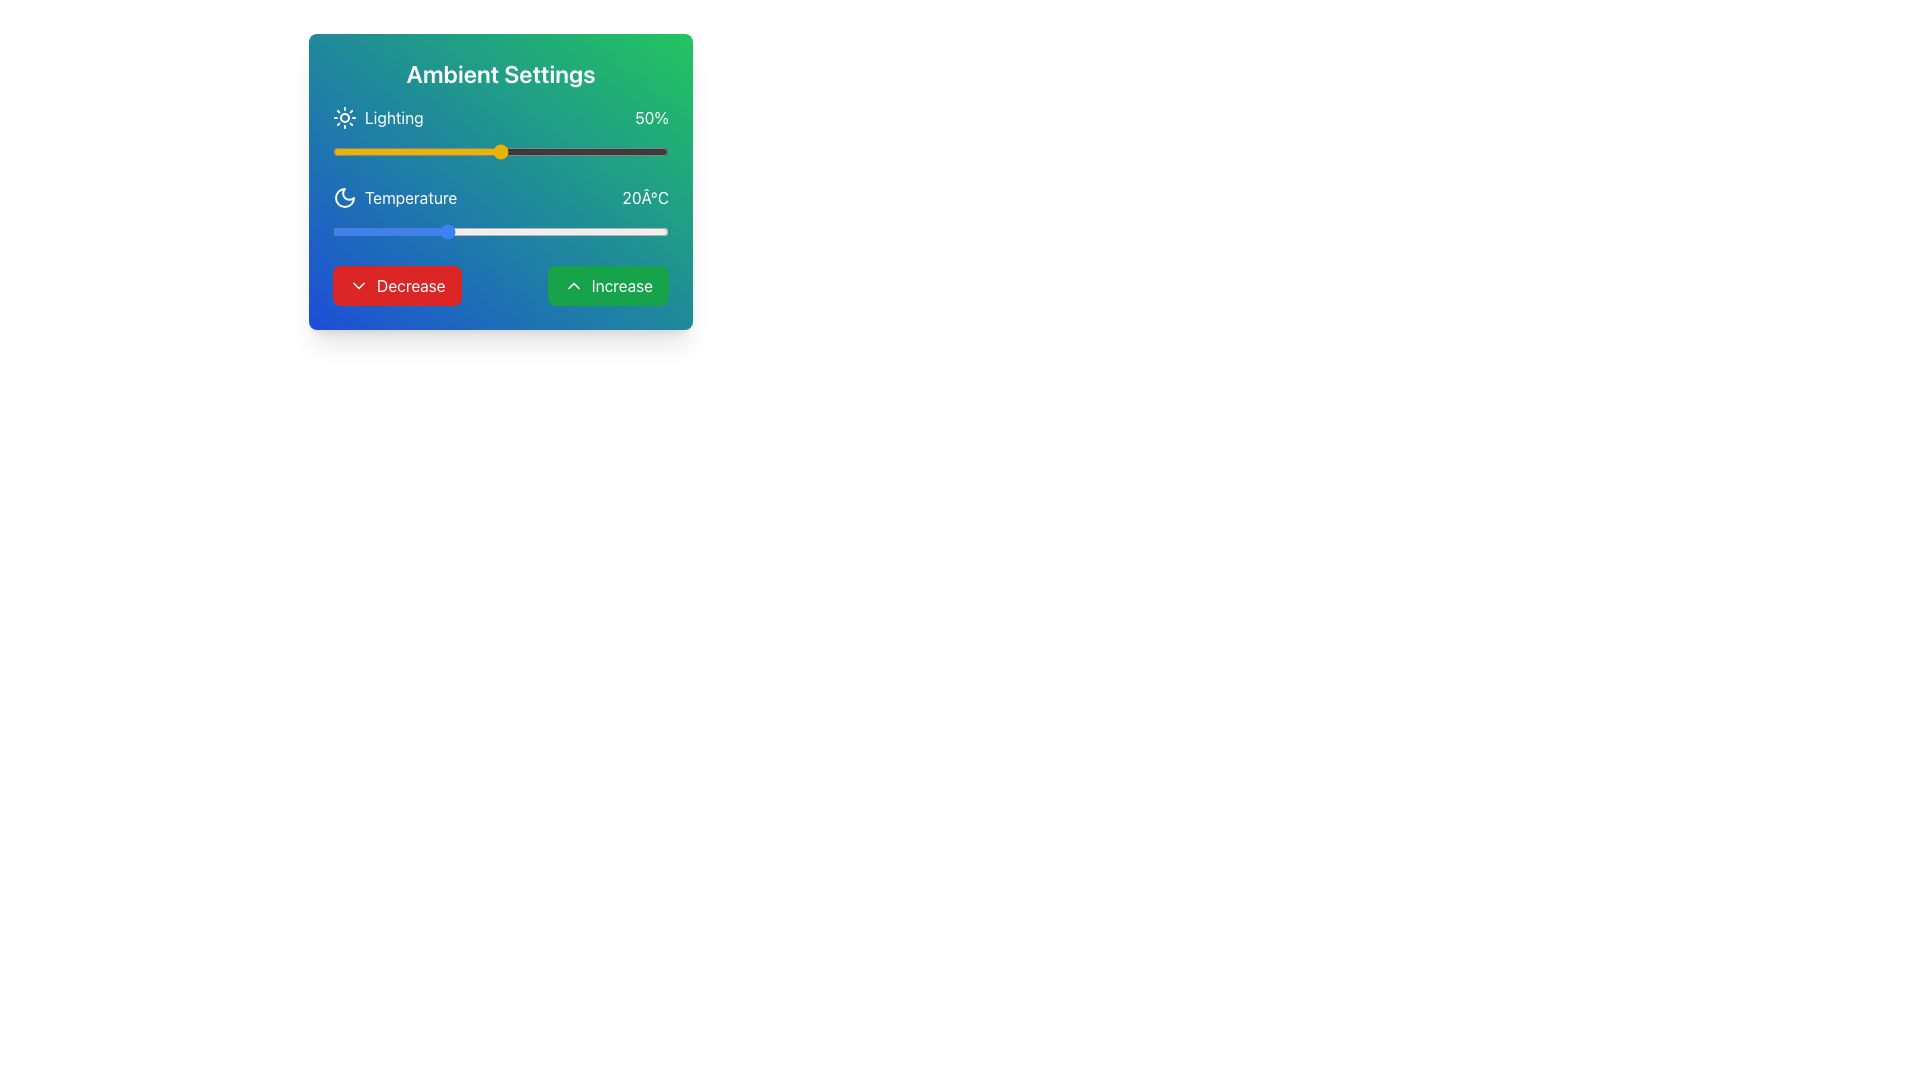 This screenshot has height=1080, width=1920. What do you see at coordinates (442, 150) in the screenshot?
I see `brightness level` at bounding box center [442, 150].